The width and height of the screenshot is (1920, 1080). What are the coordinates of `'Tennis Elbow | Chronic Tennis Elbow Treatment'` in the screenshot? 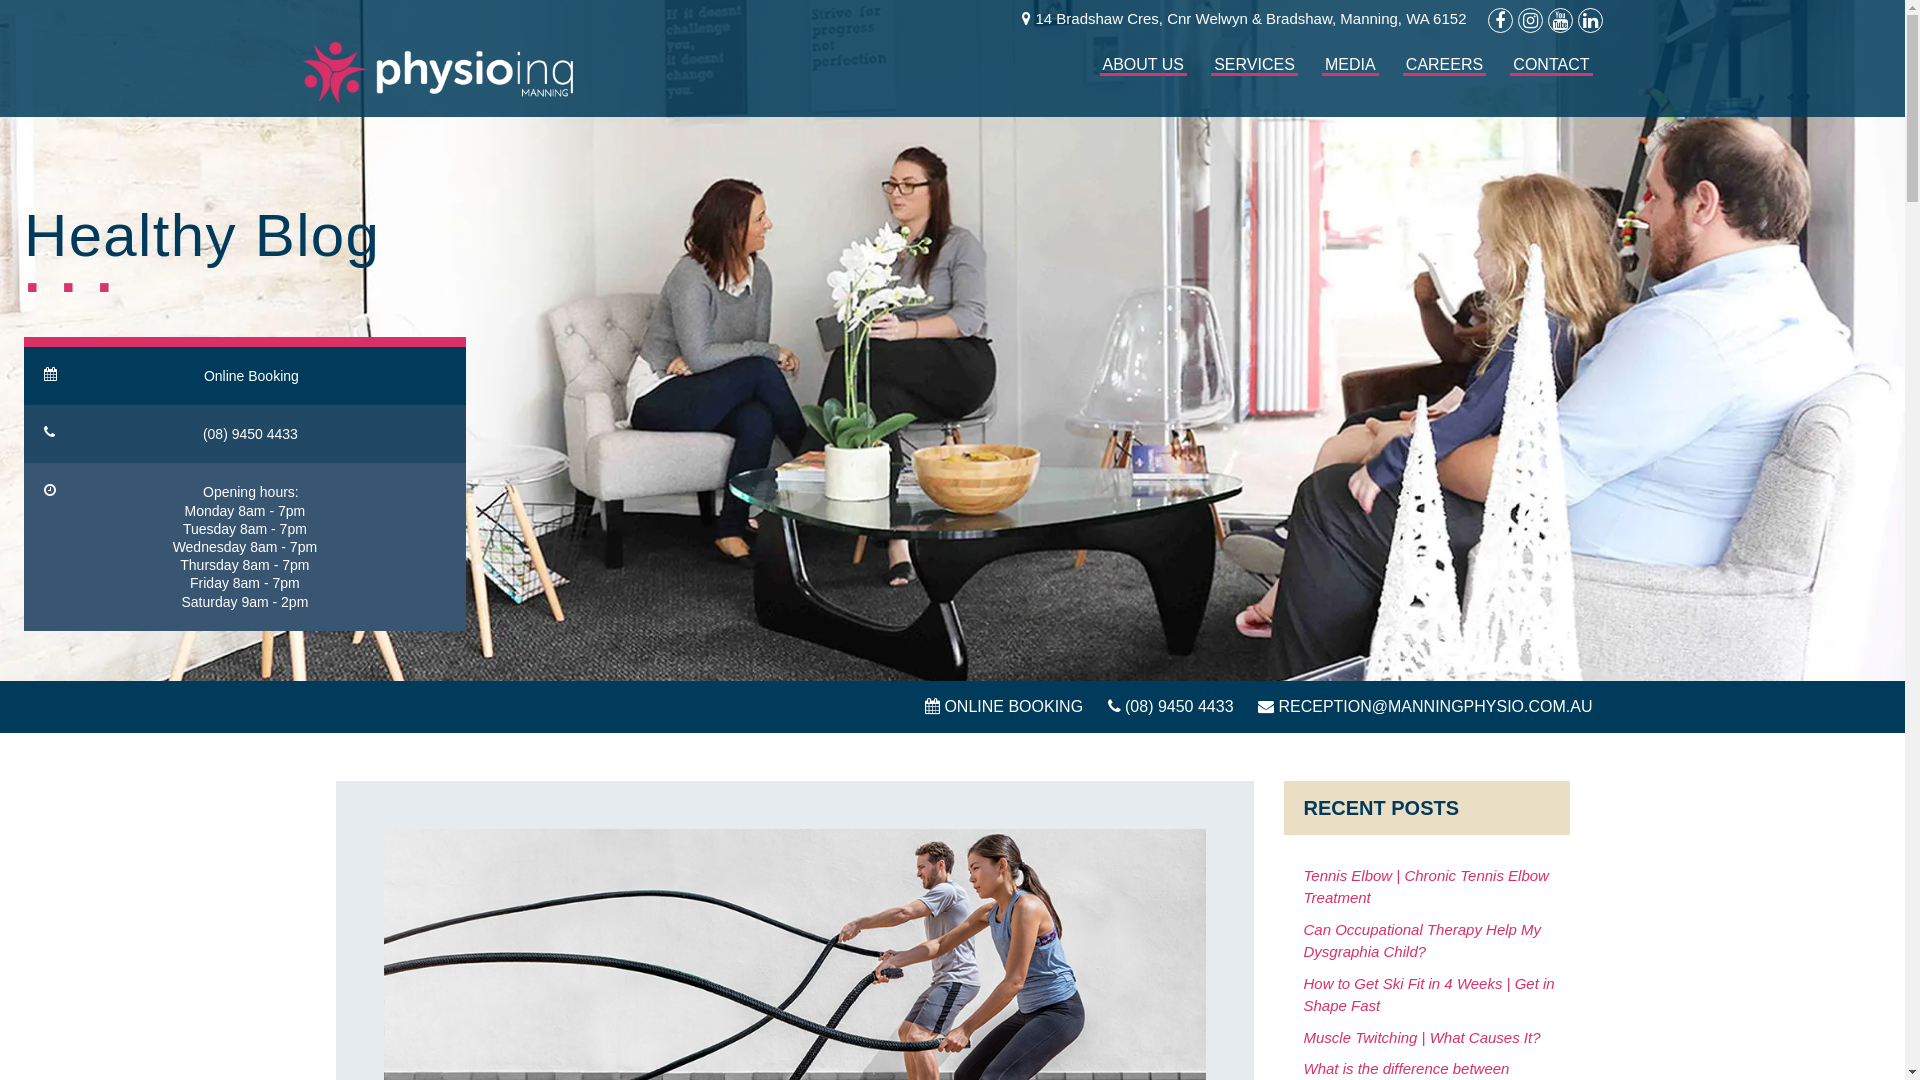 It's located at (1425, 886).